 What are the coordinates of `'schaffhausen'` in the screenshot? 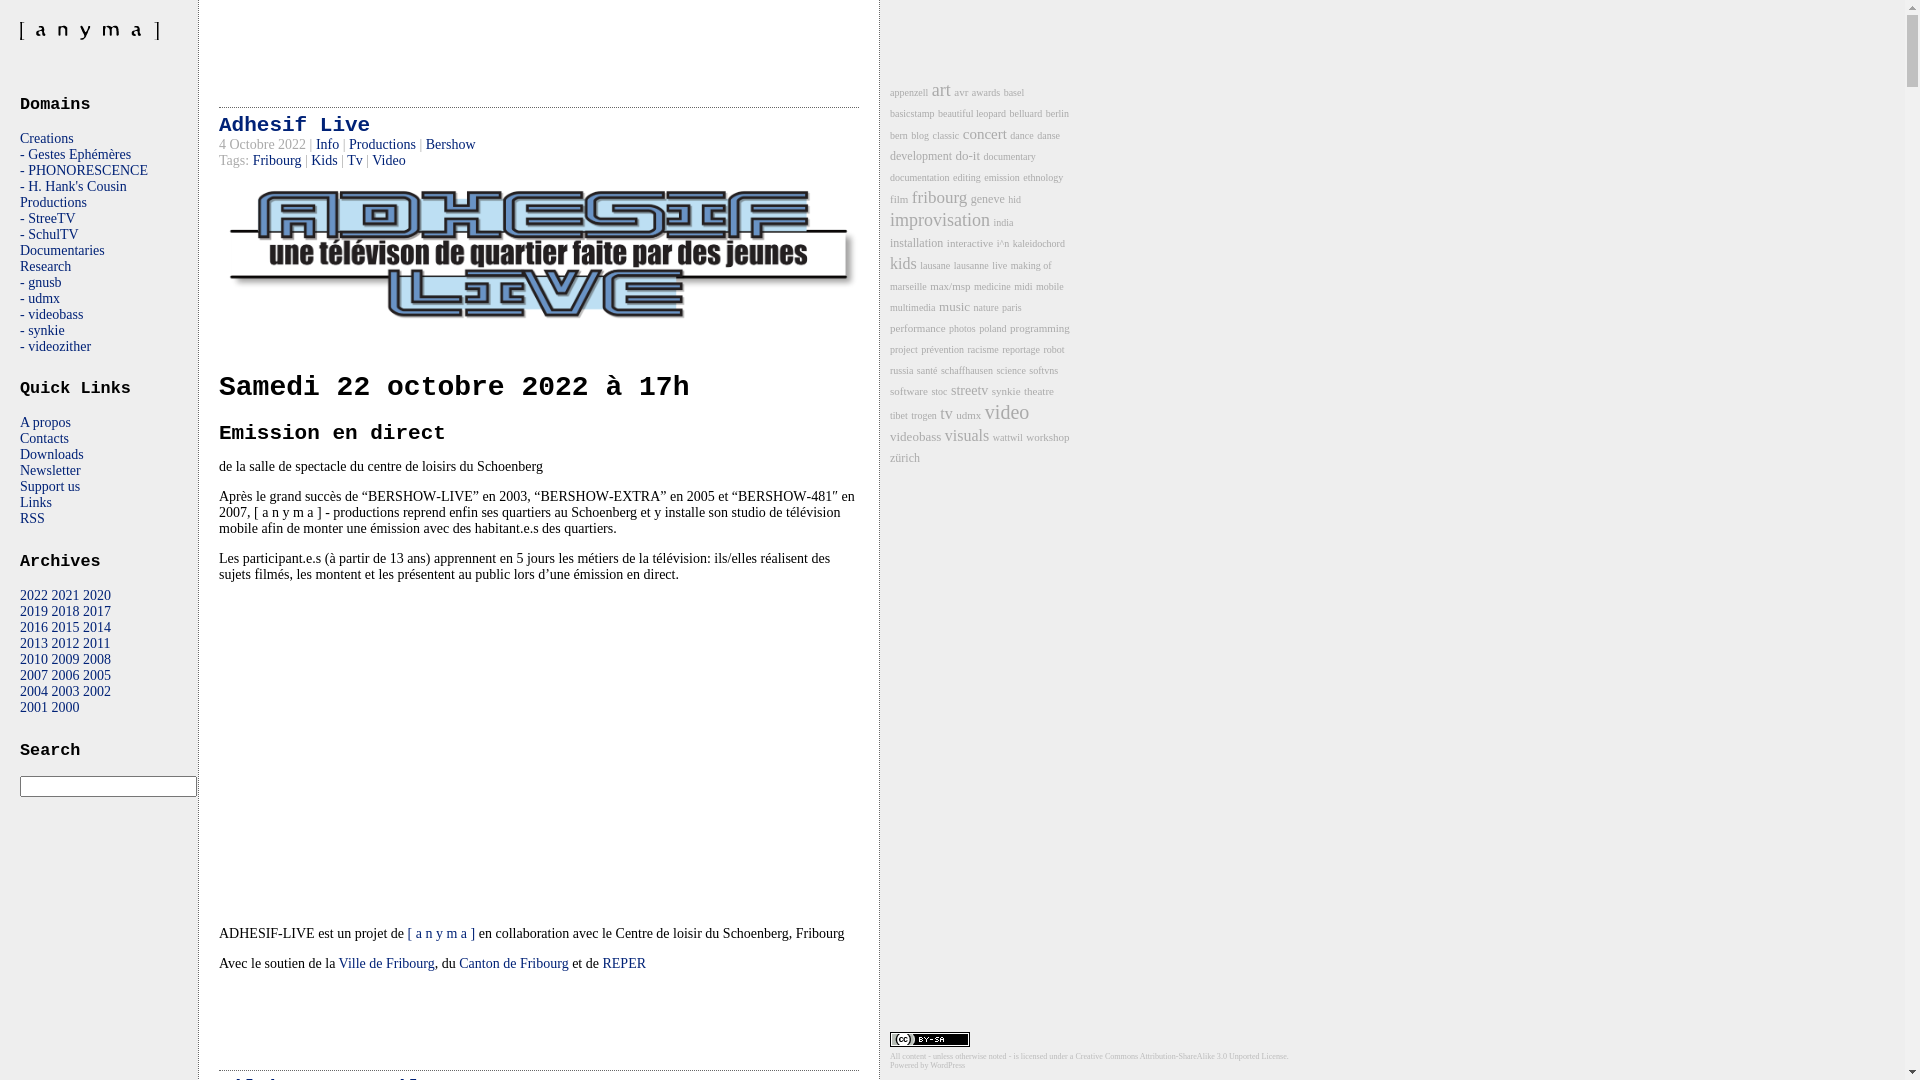 It's located at (966, 370).